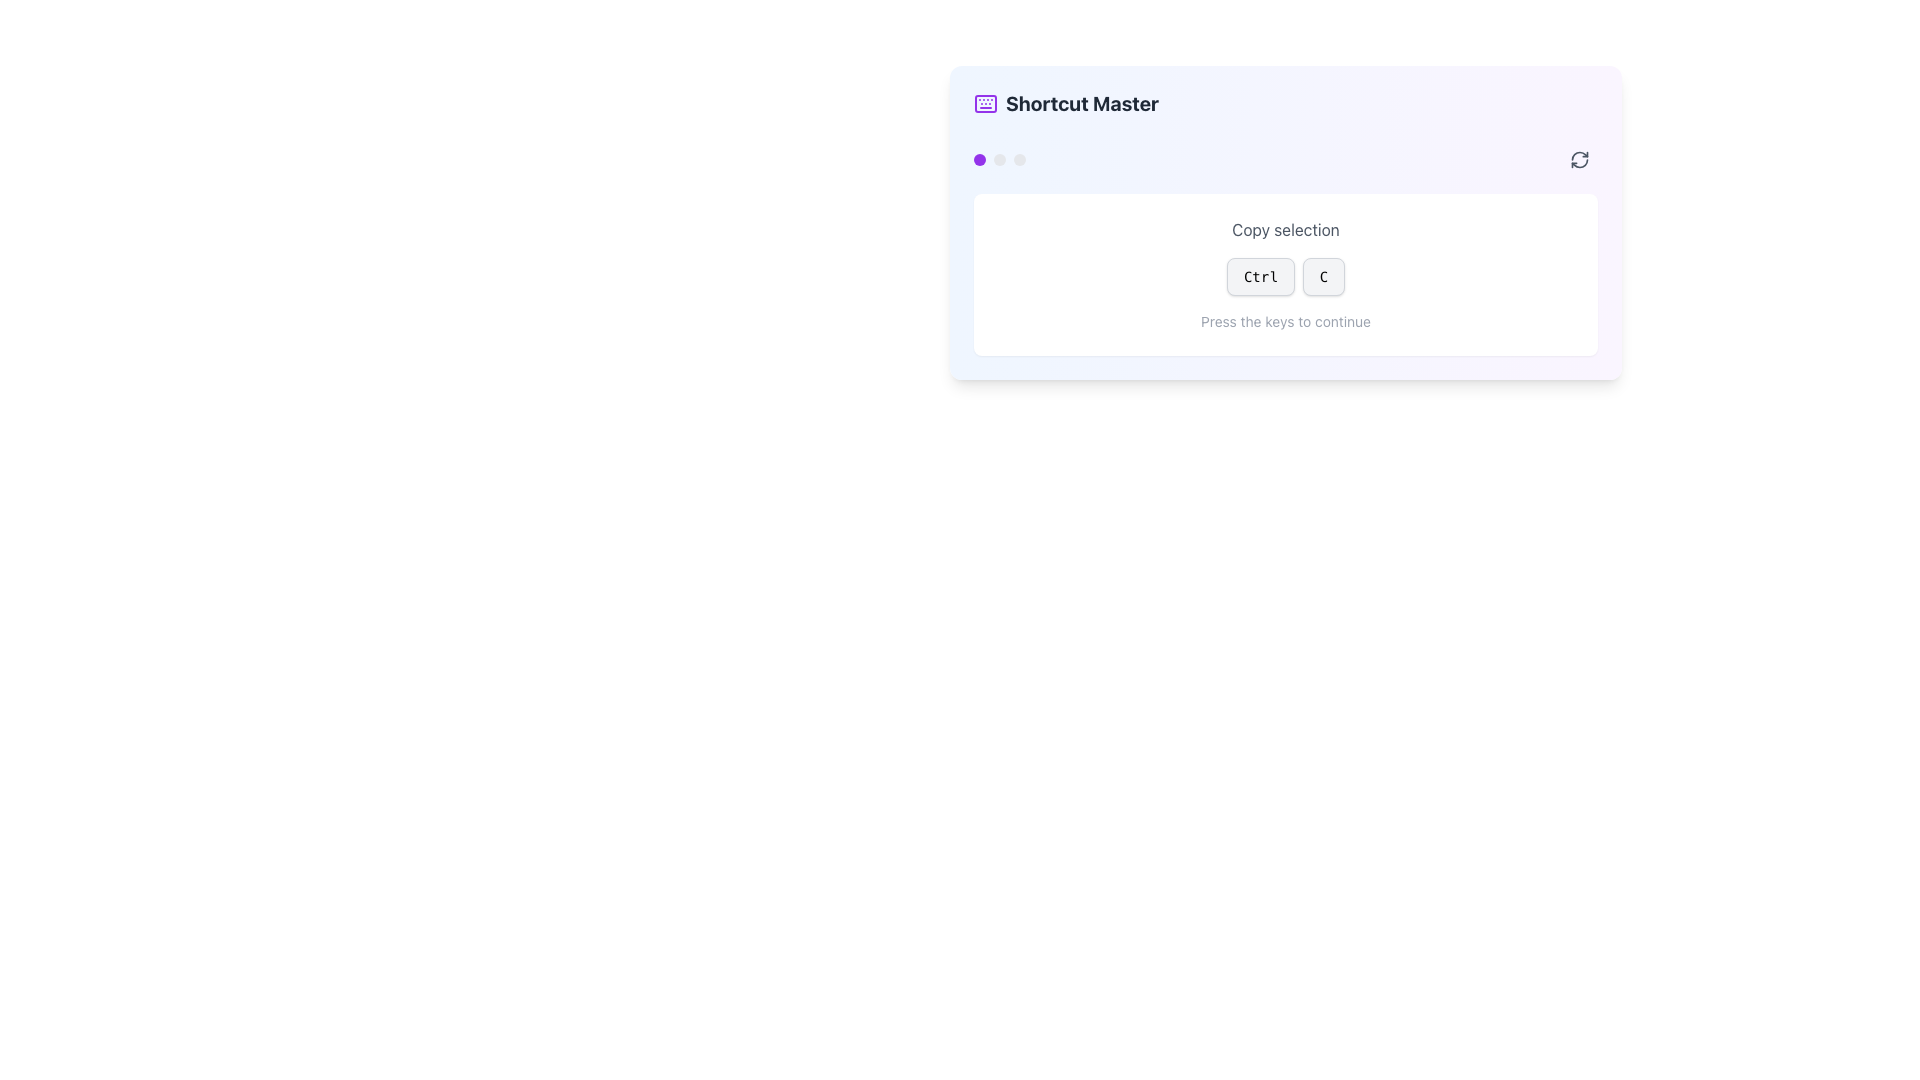 This screenshot has width=1920, height=1080. Describe the element at coordinates (1286, 320) in the screenshot. I see `the static text label displaying 'Press the keys to continue', which is located at the bottom of the 'Shortcut Master' card component` at that location.